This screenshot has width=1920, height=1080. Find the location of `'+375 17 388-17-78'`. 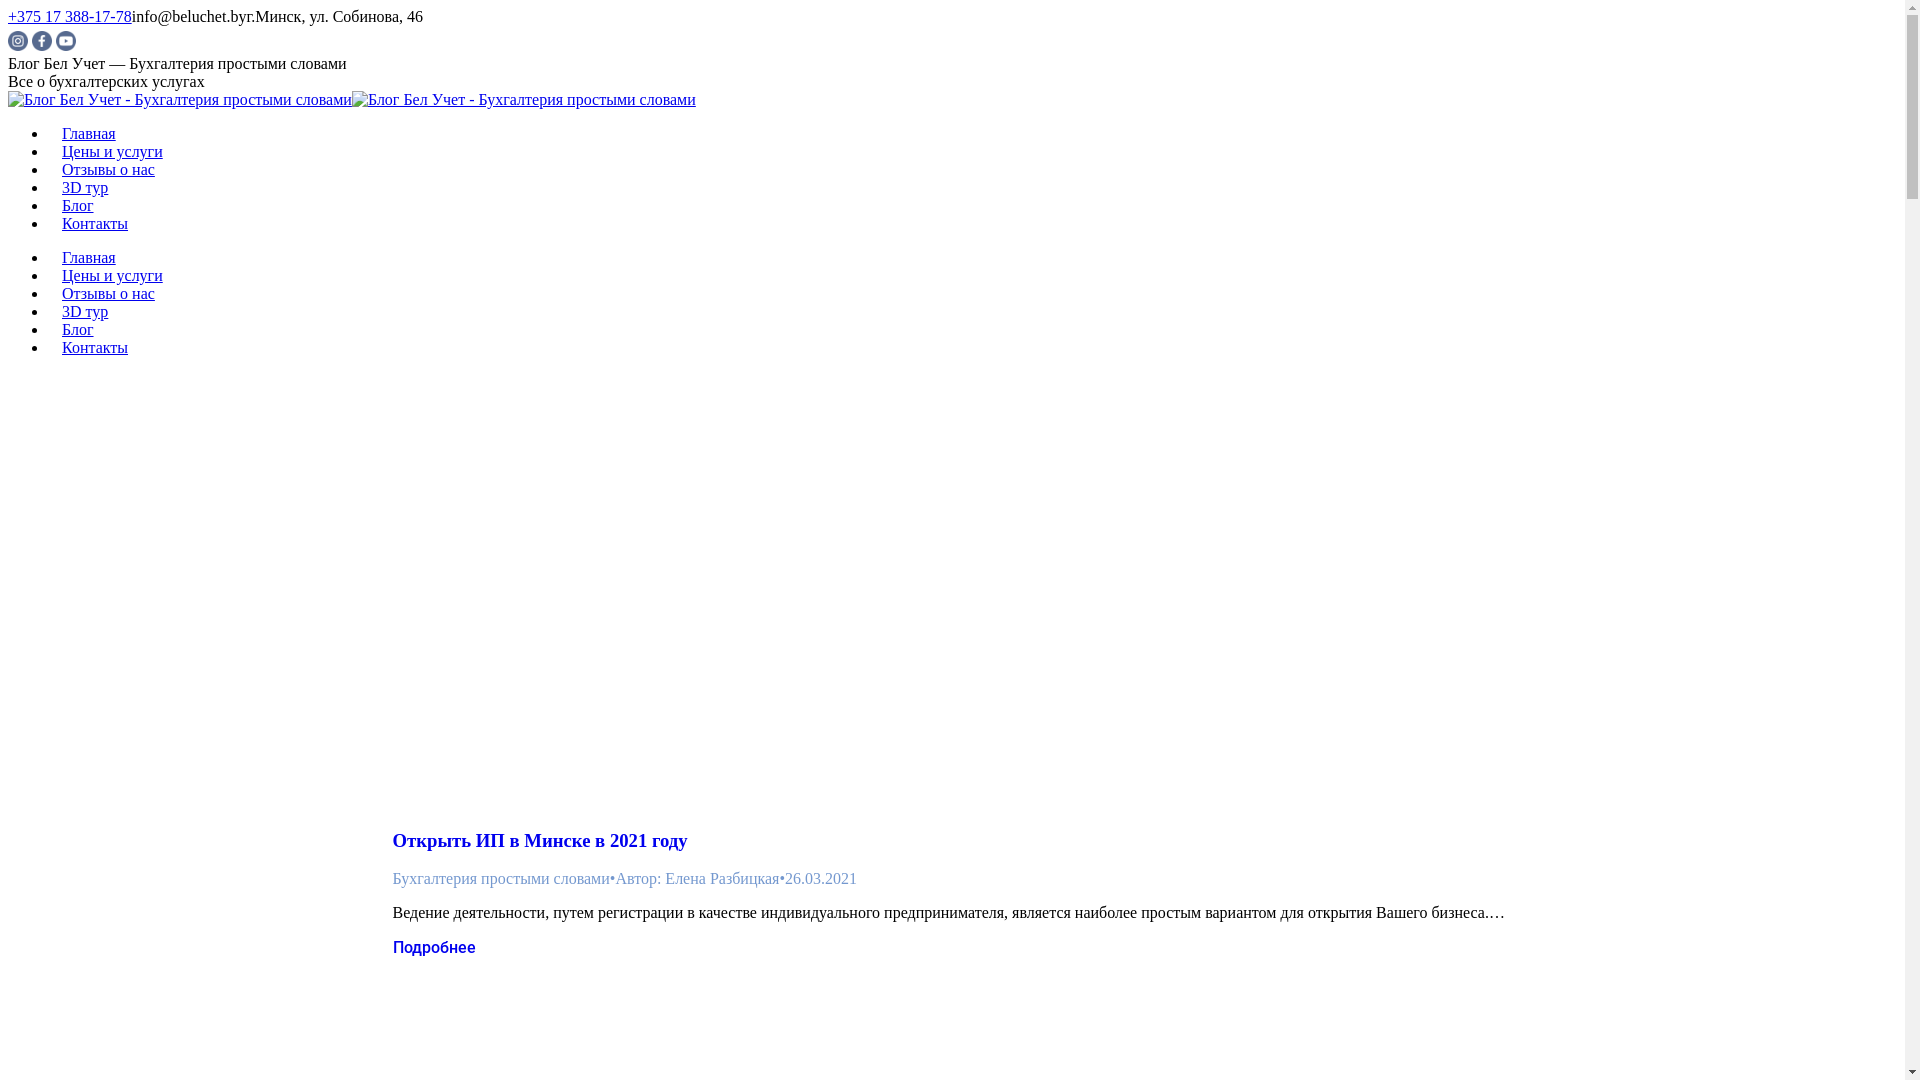

'+375 17 388-17-78' is located at coordinates (70, 16).